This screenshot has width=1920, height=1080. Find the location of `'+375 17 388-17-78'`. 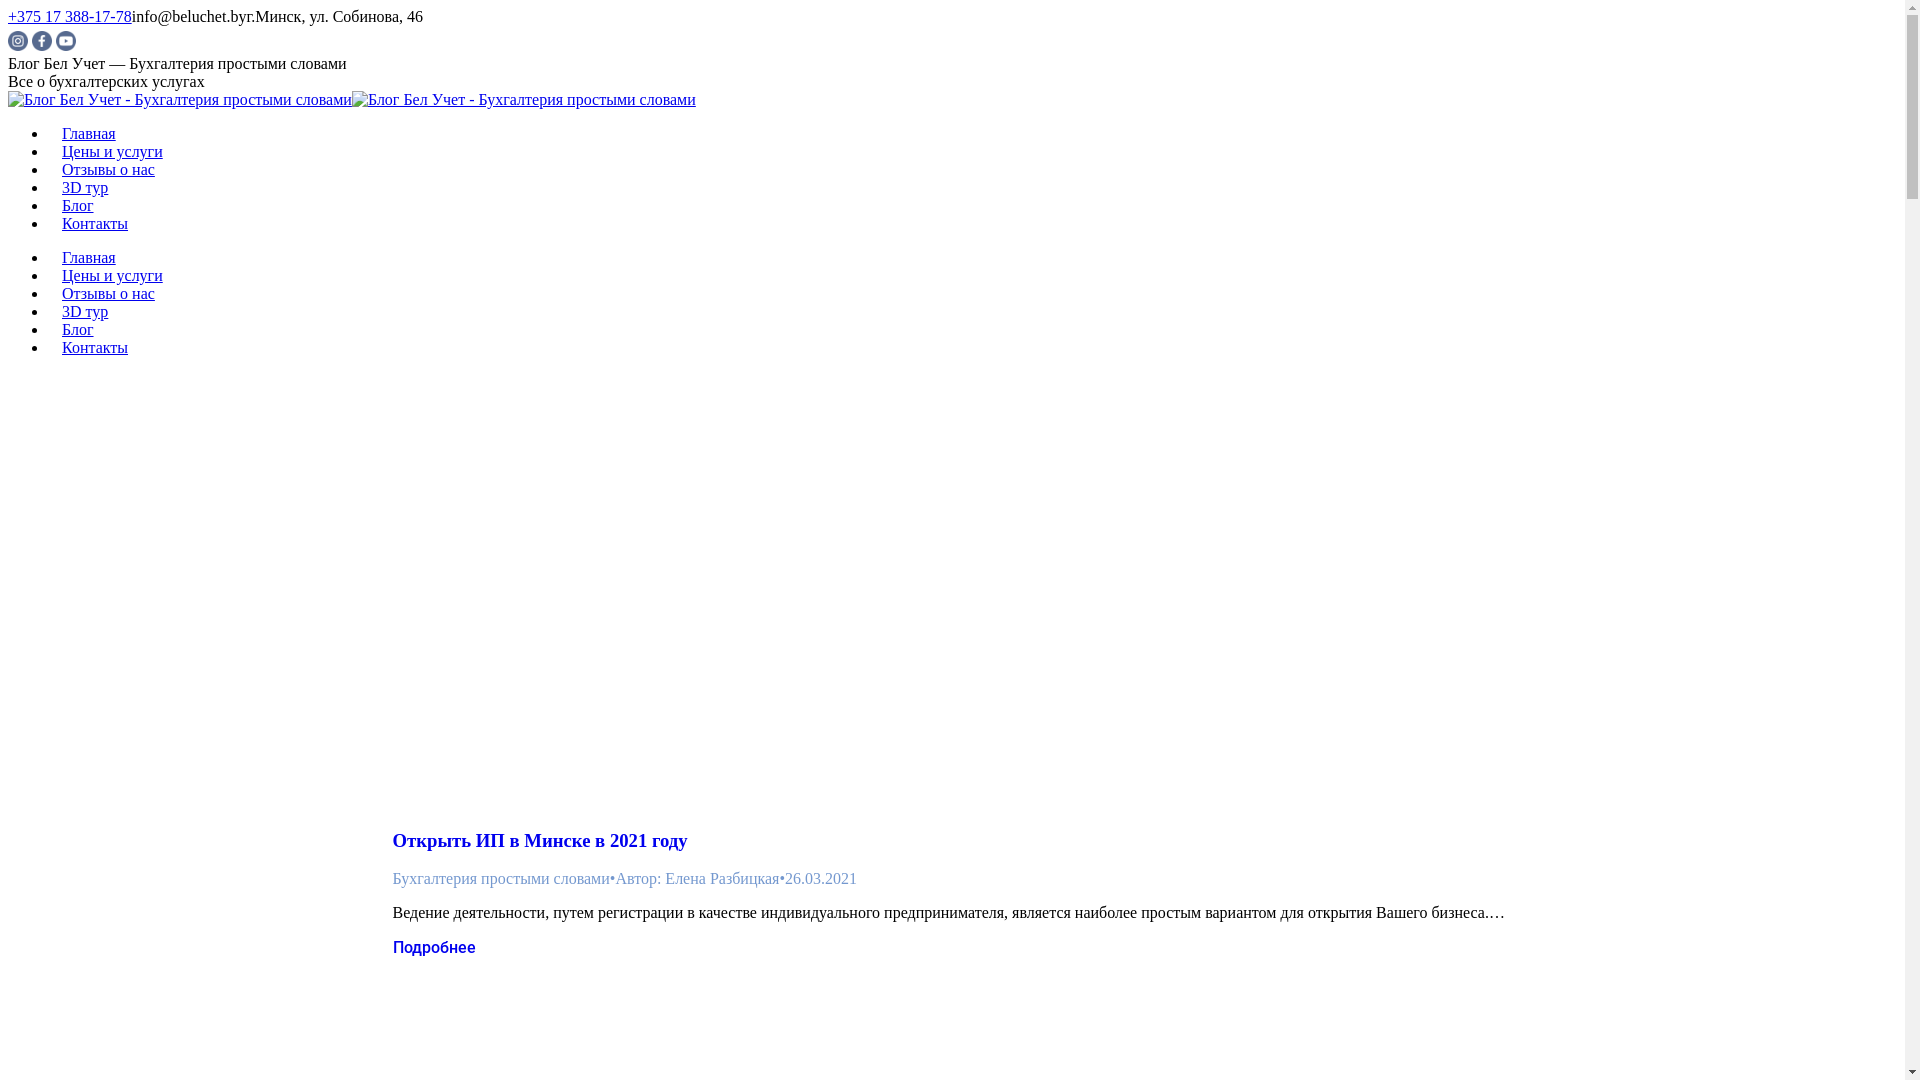

'+375 17 388-17-78' is located at coordinates (70, 16).